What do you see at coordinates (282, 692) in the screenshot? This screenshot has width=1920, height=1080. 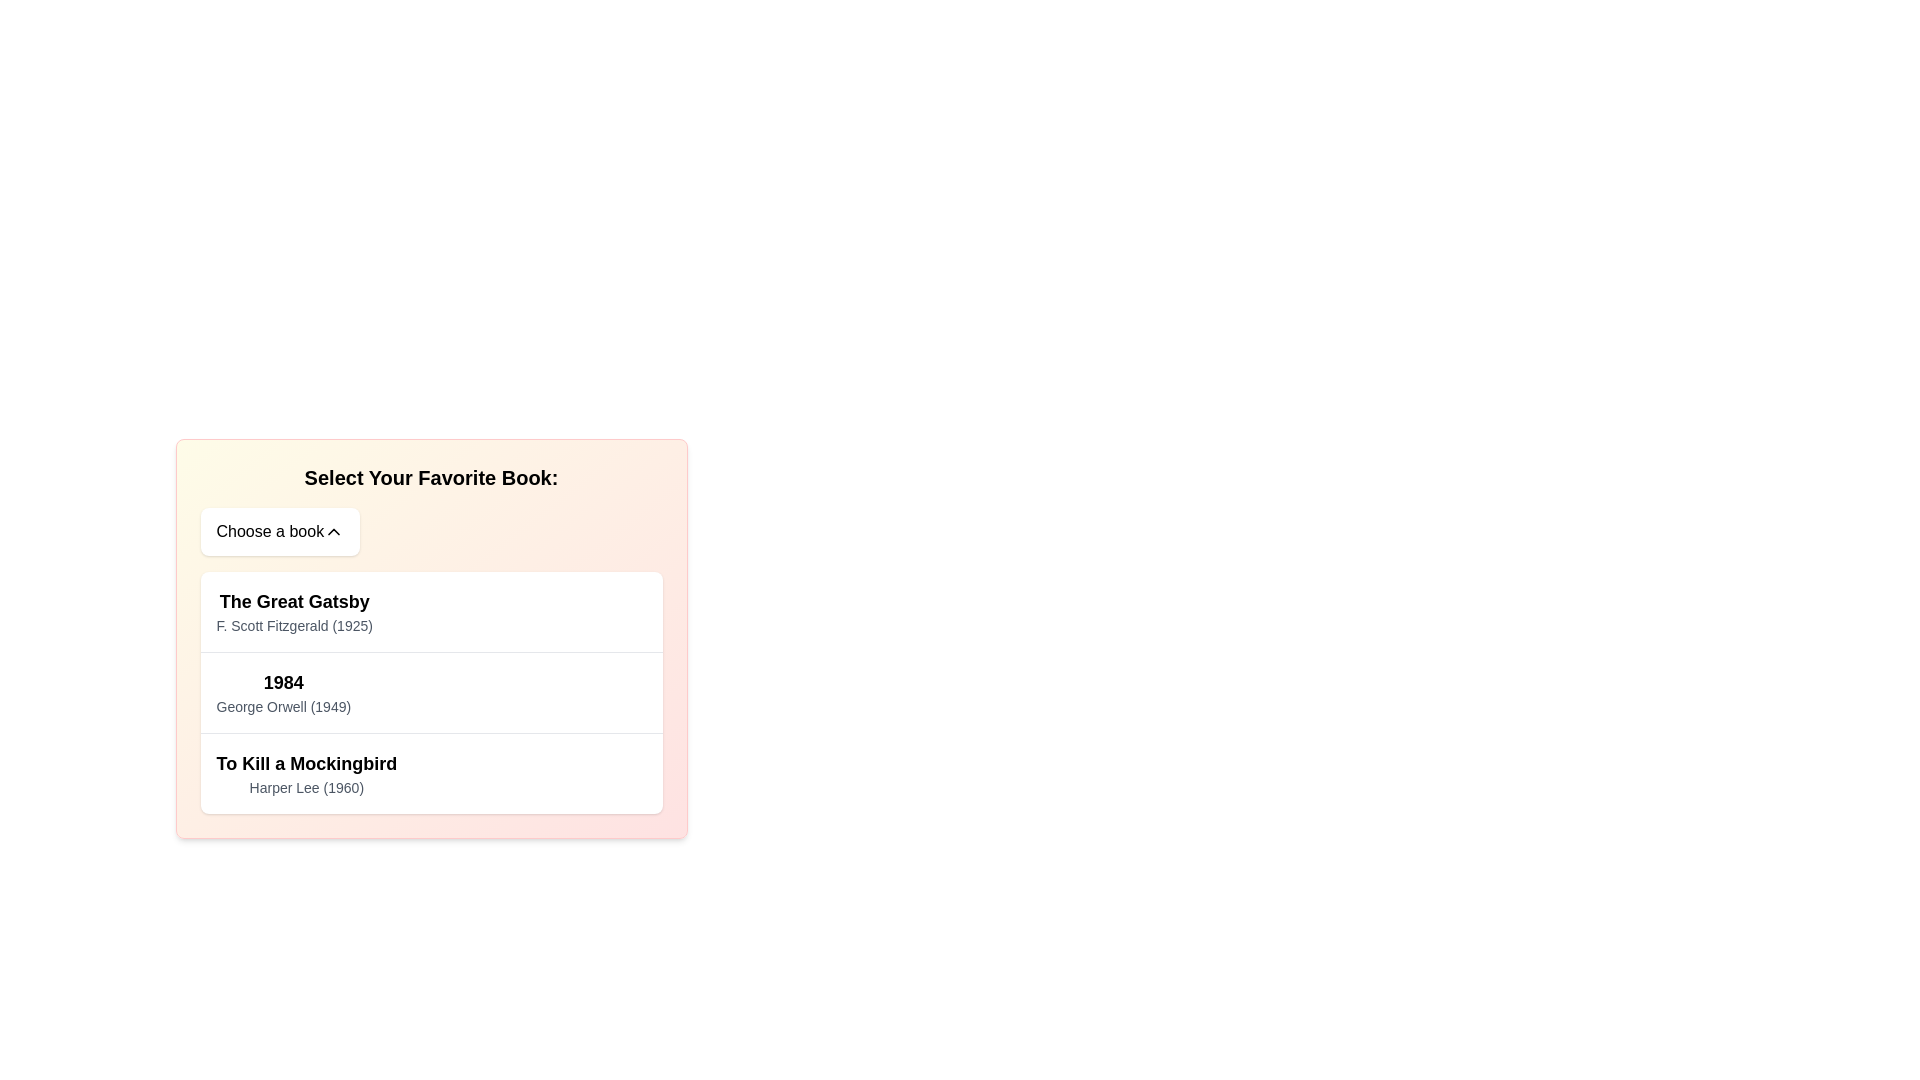 I see `to select the second book option in the list labeled 'Select Your Favorite Book:', which contains the title and author of a book, located directly below 'The Great Gatsby.'` at bounding box center [282, 692].